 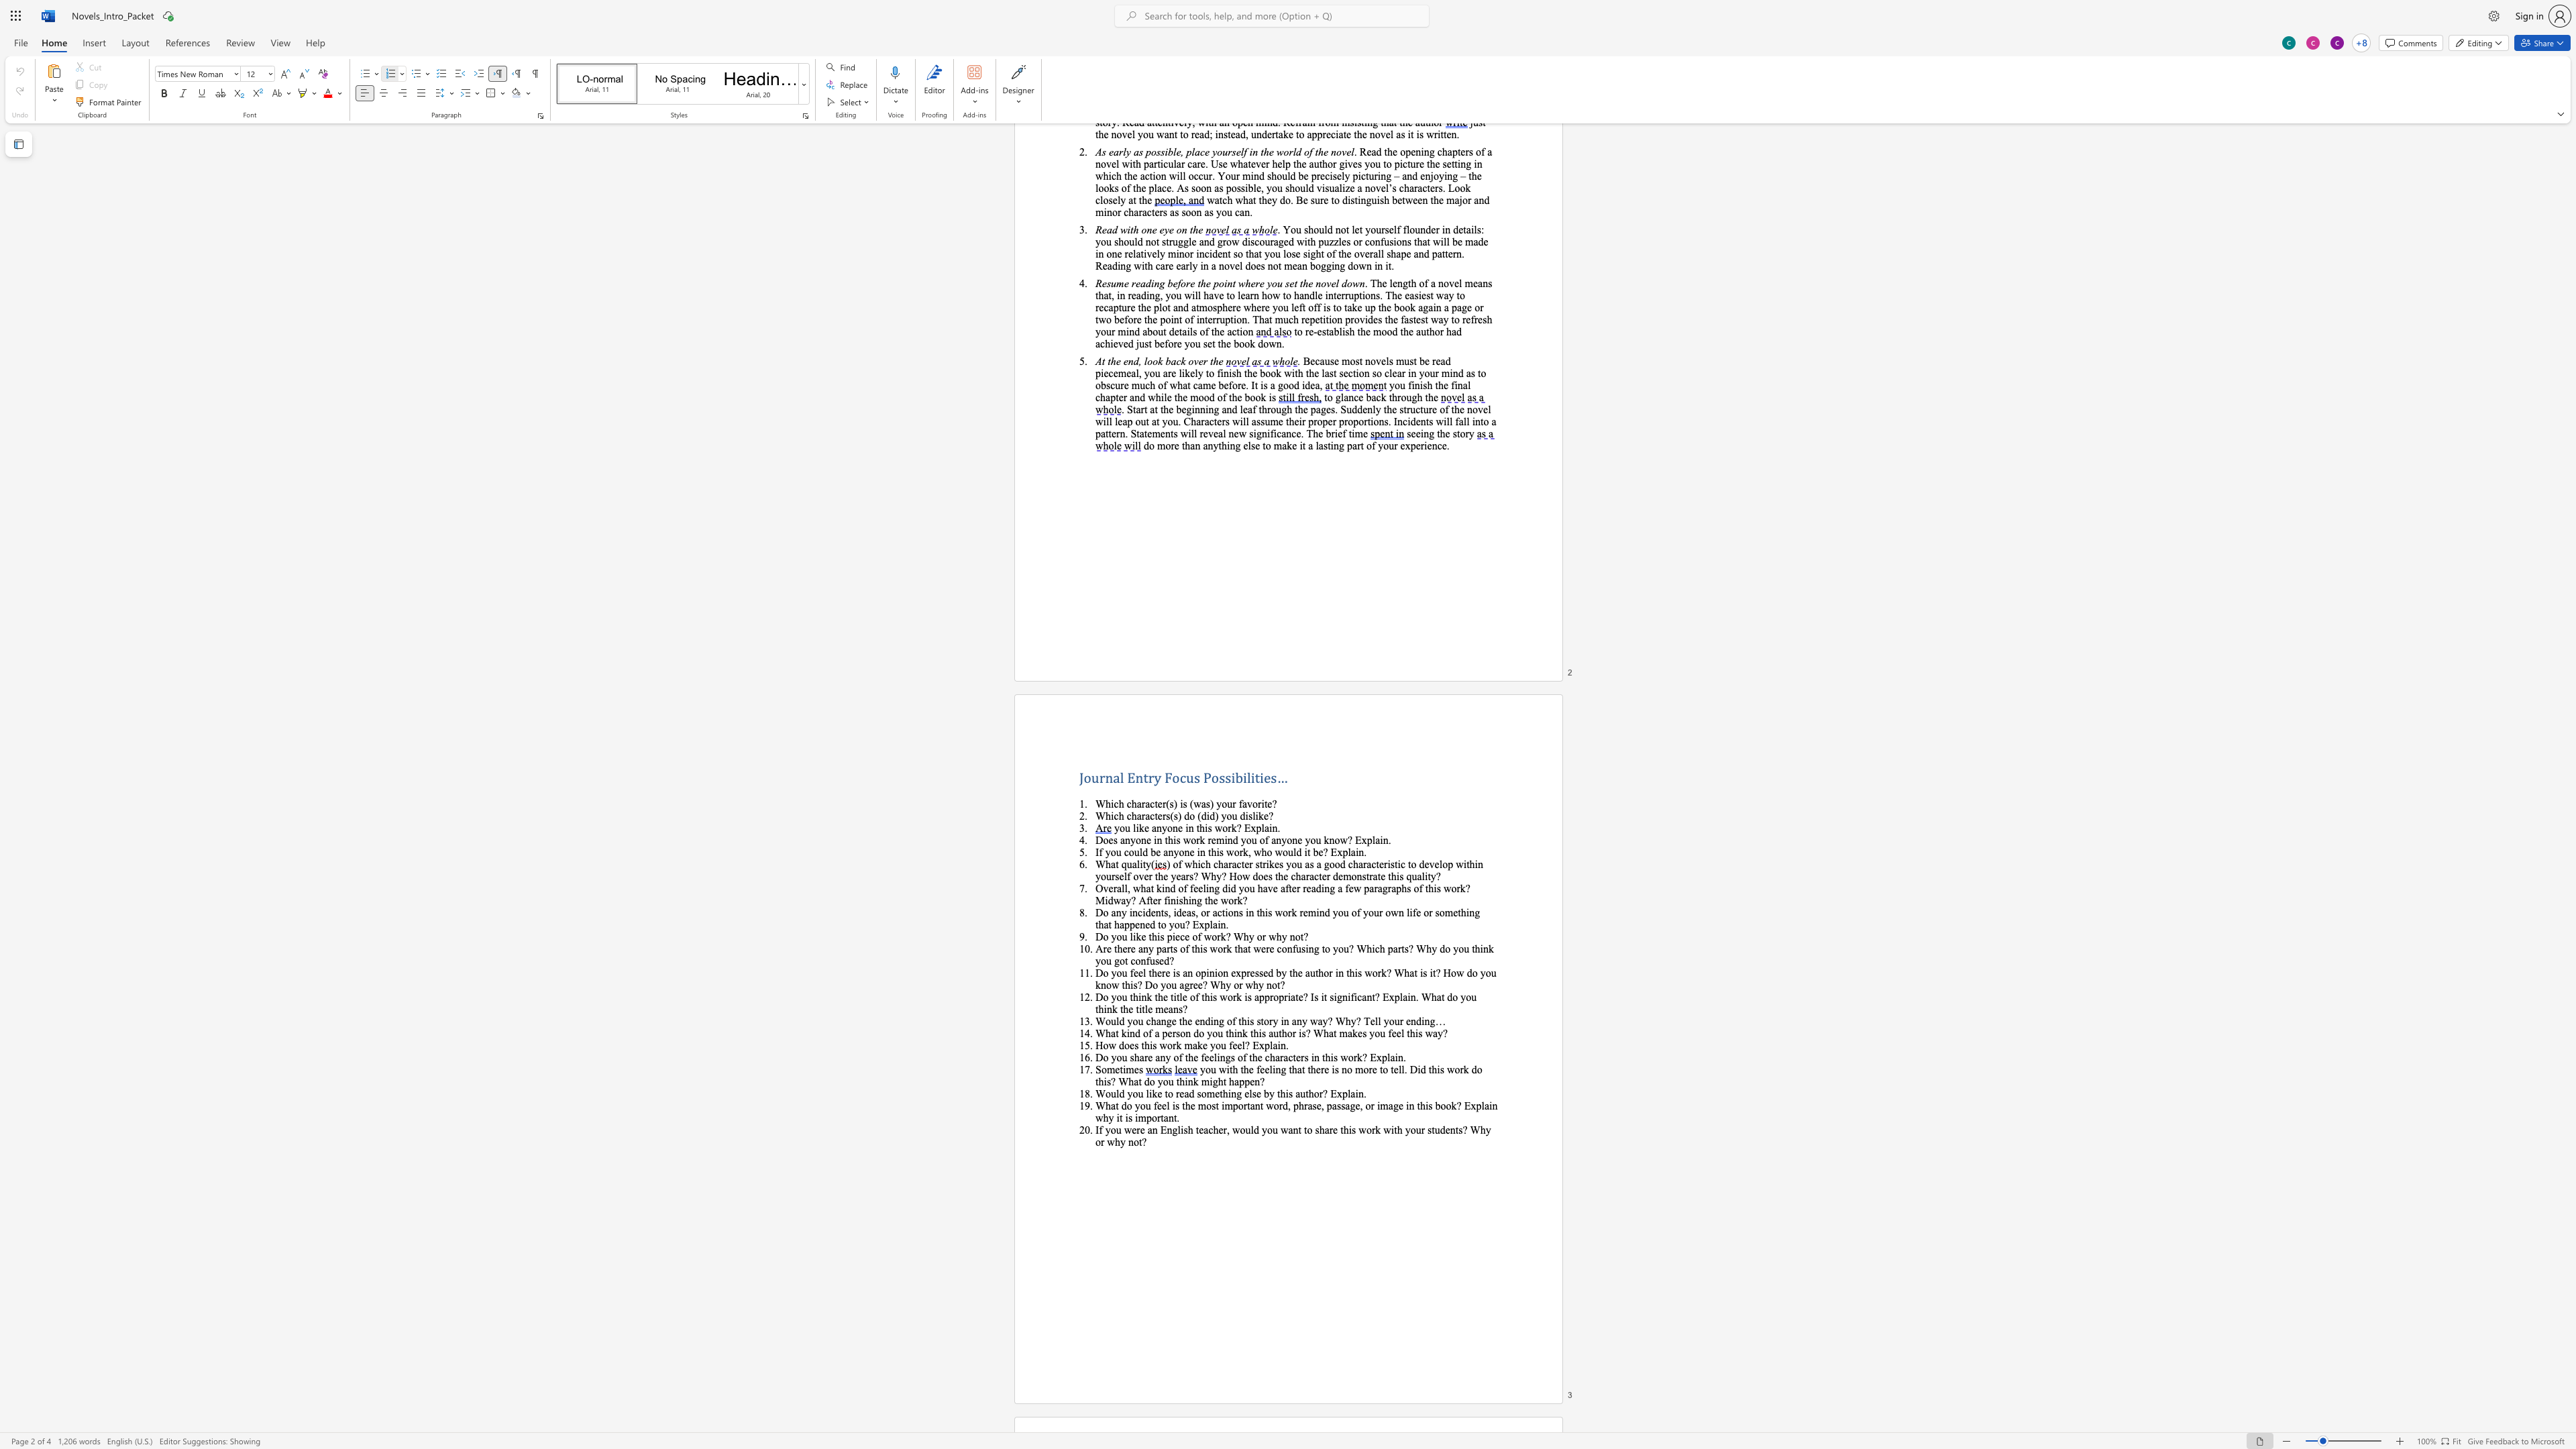 I want to click on the space between the continuous character "m" and "a" in the text, so click(x=1345, y=1032).